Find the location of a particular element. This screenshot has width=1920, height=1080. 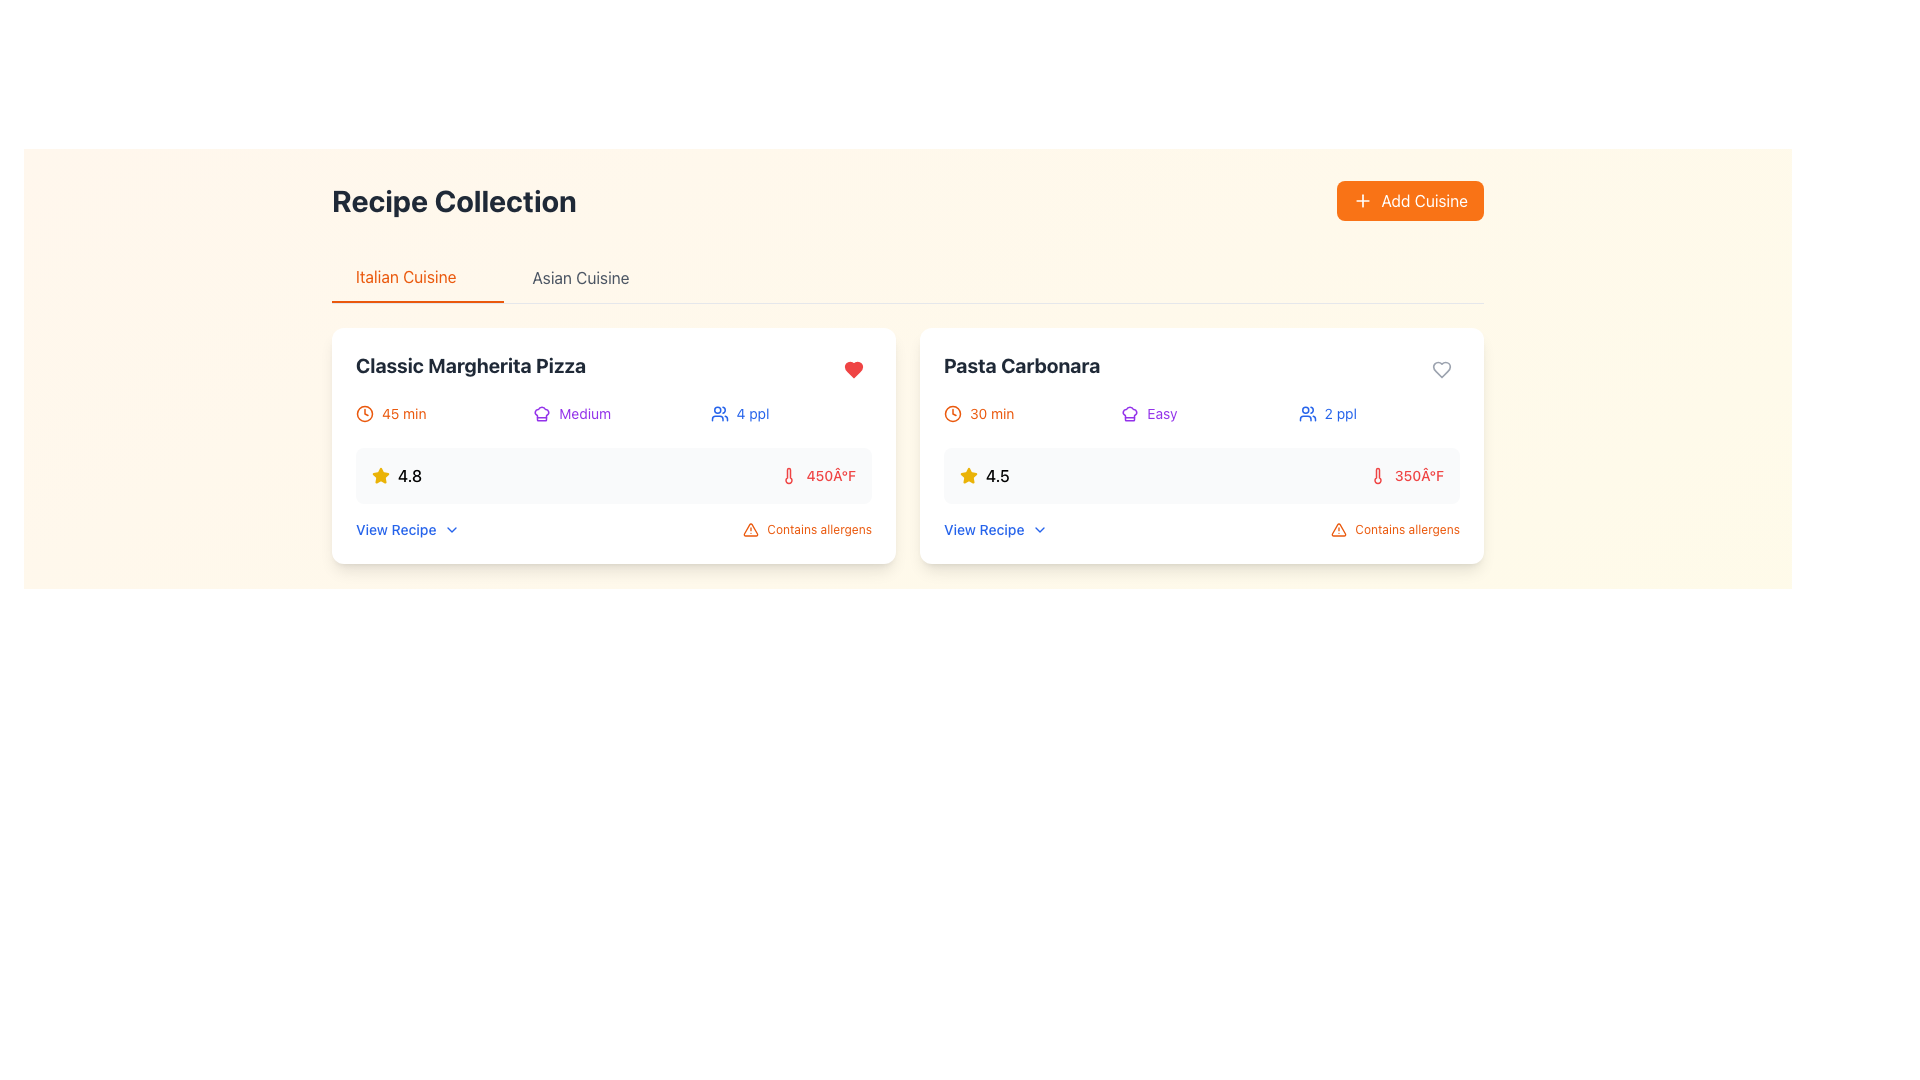

the label displaying '450°F' in red color, part of the information card for the 'Classic Margherita Pizza' recipe is located at coordinates (831, 475).